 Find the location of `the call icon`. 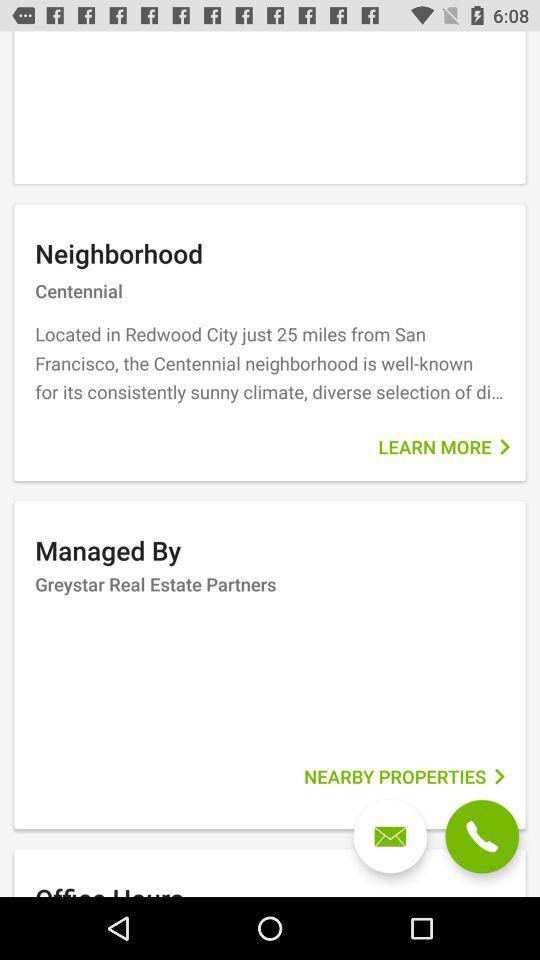

the call icon is located at coordinates (481, 836).